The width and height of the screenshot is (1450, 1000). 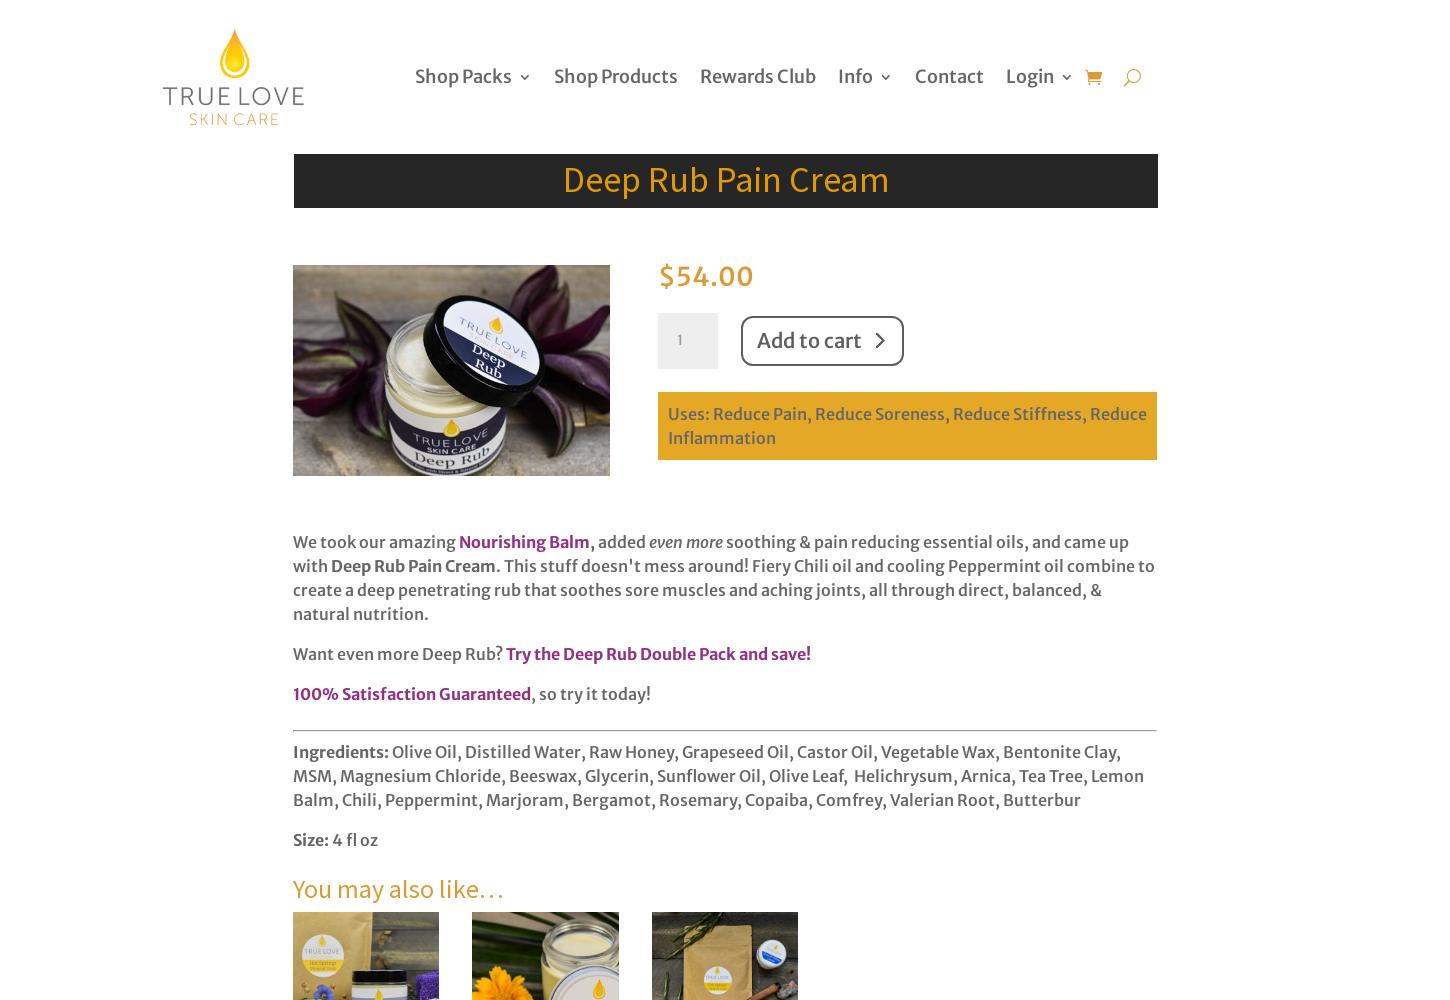 What do you see at coordinates (592, 542) in the screenshot?
I see `','` at bounding box center [592, 542].